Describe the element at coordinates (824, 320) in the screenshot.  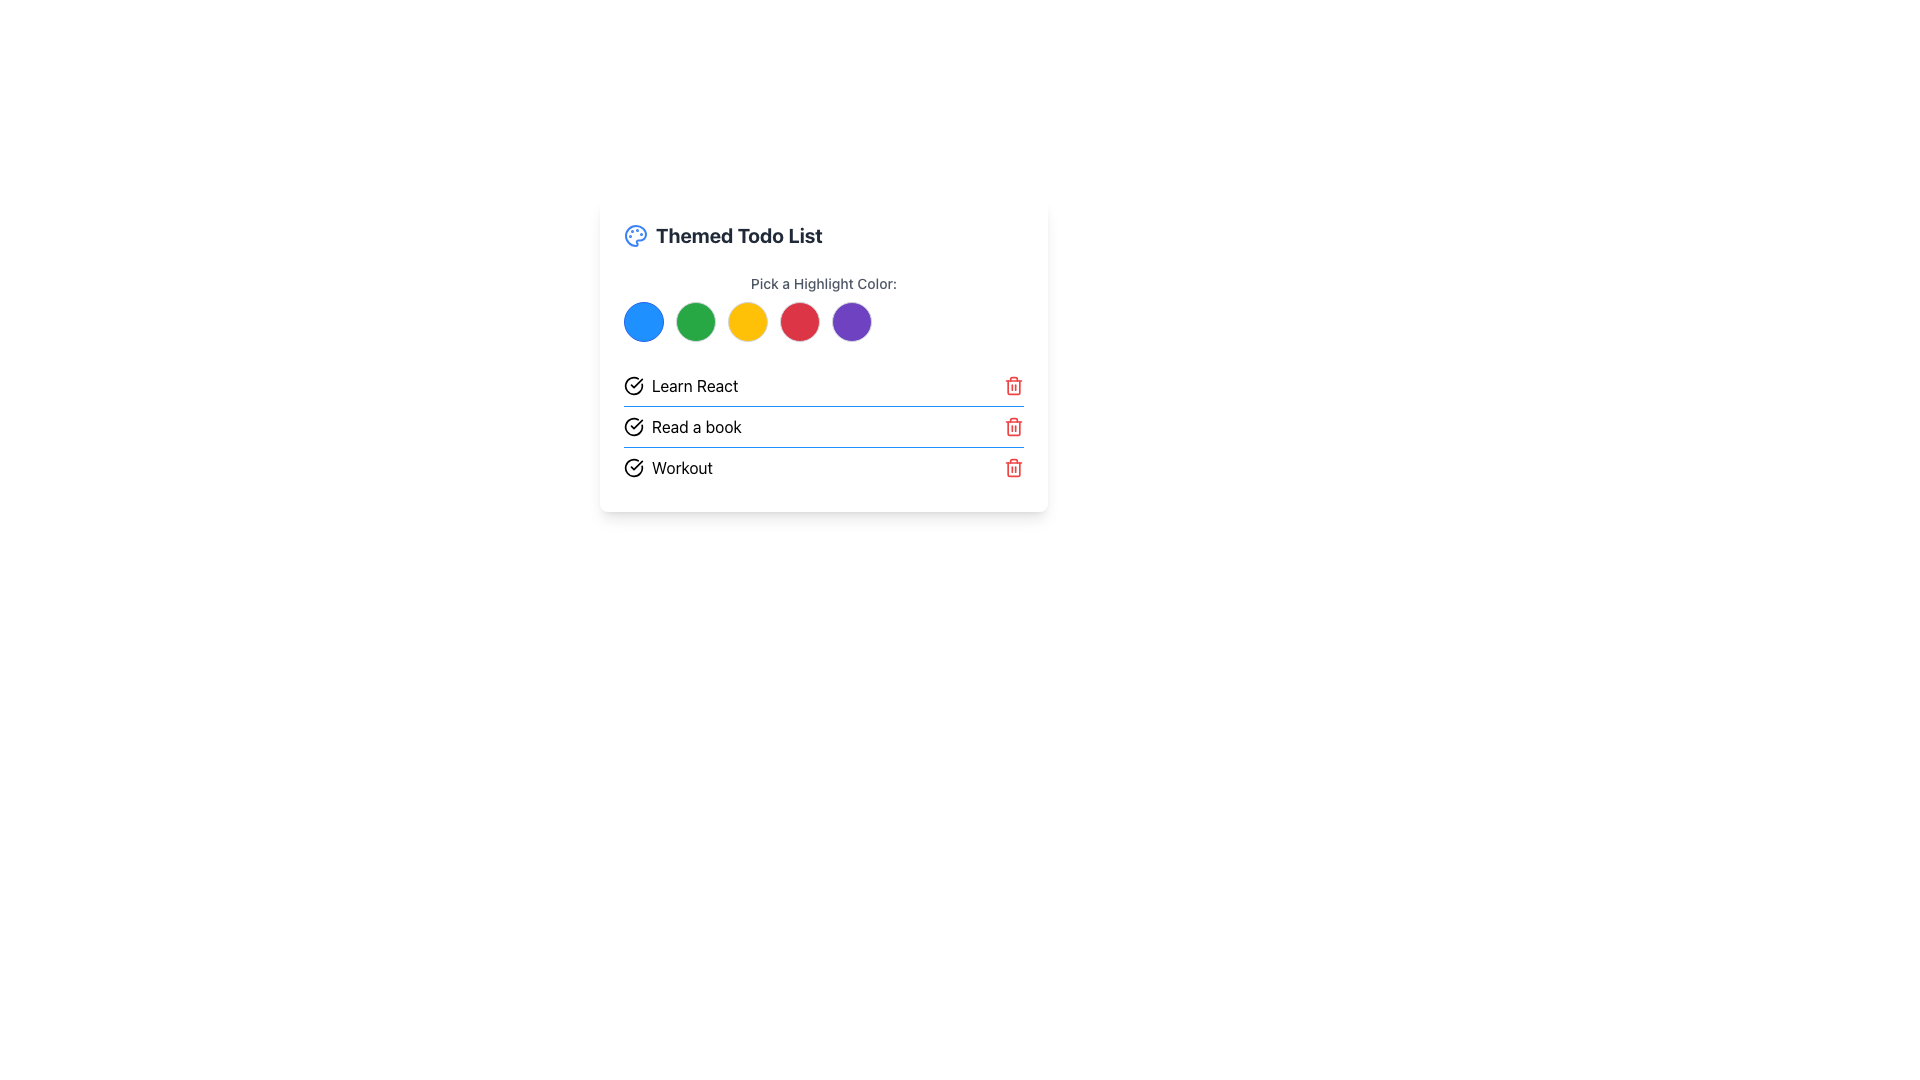
I see `the circular swatch in the Color Selector` at that location.